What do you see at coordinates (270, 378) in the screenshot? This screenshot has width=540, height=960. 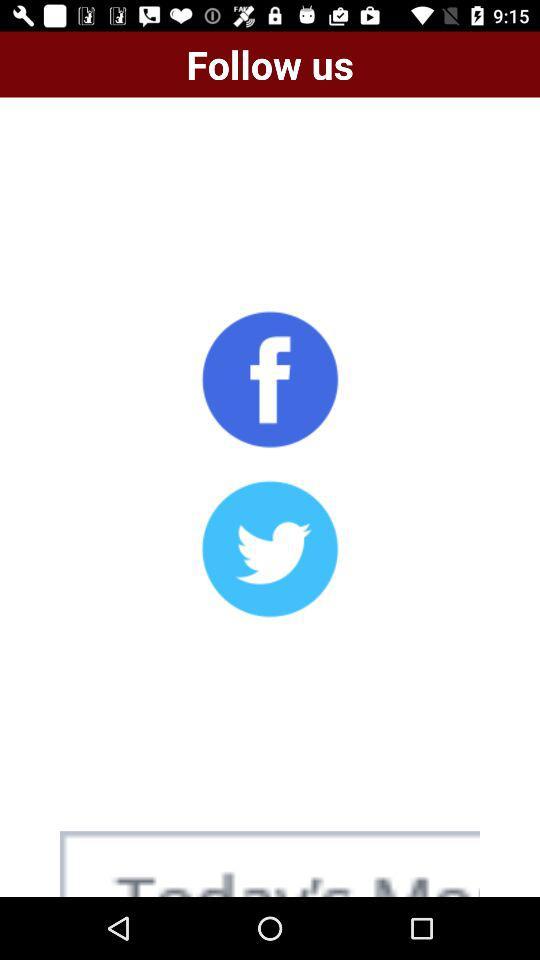 I see `share on facebook` at bounding box center [270, 378].